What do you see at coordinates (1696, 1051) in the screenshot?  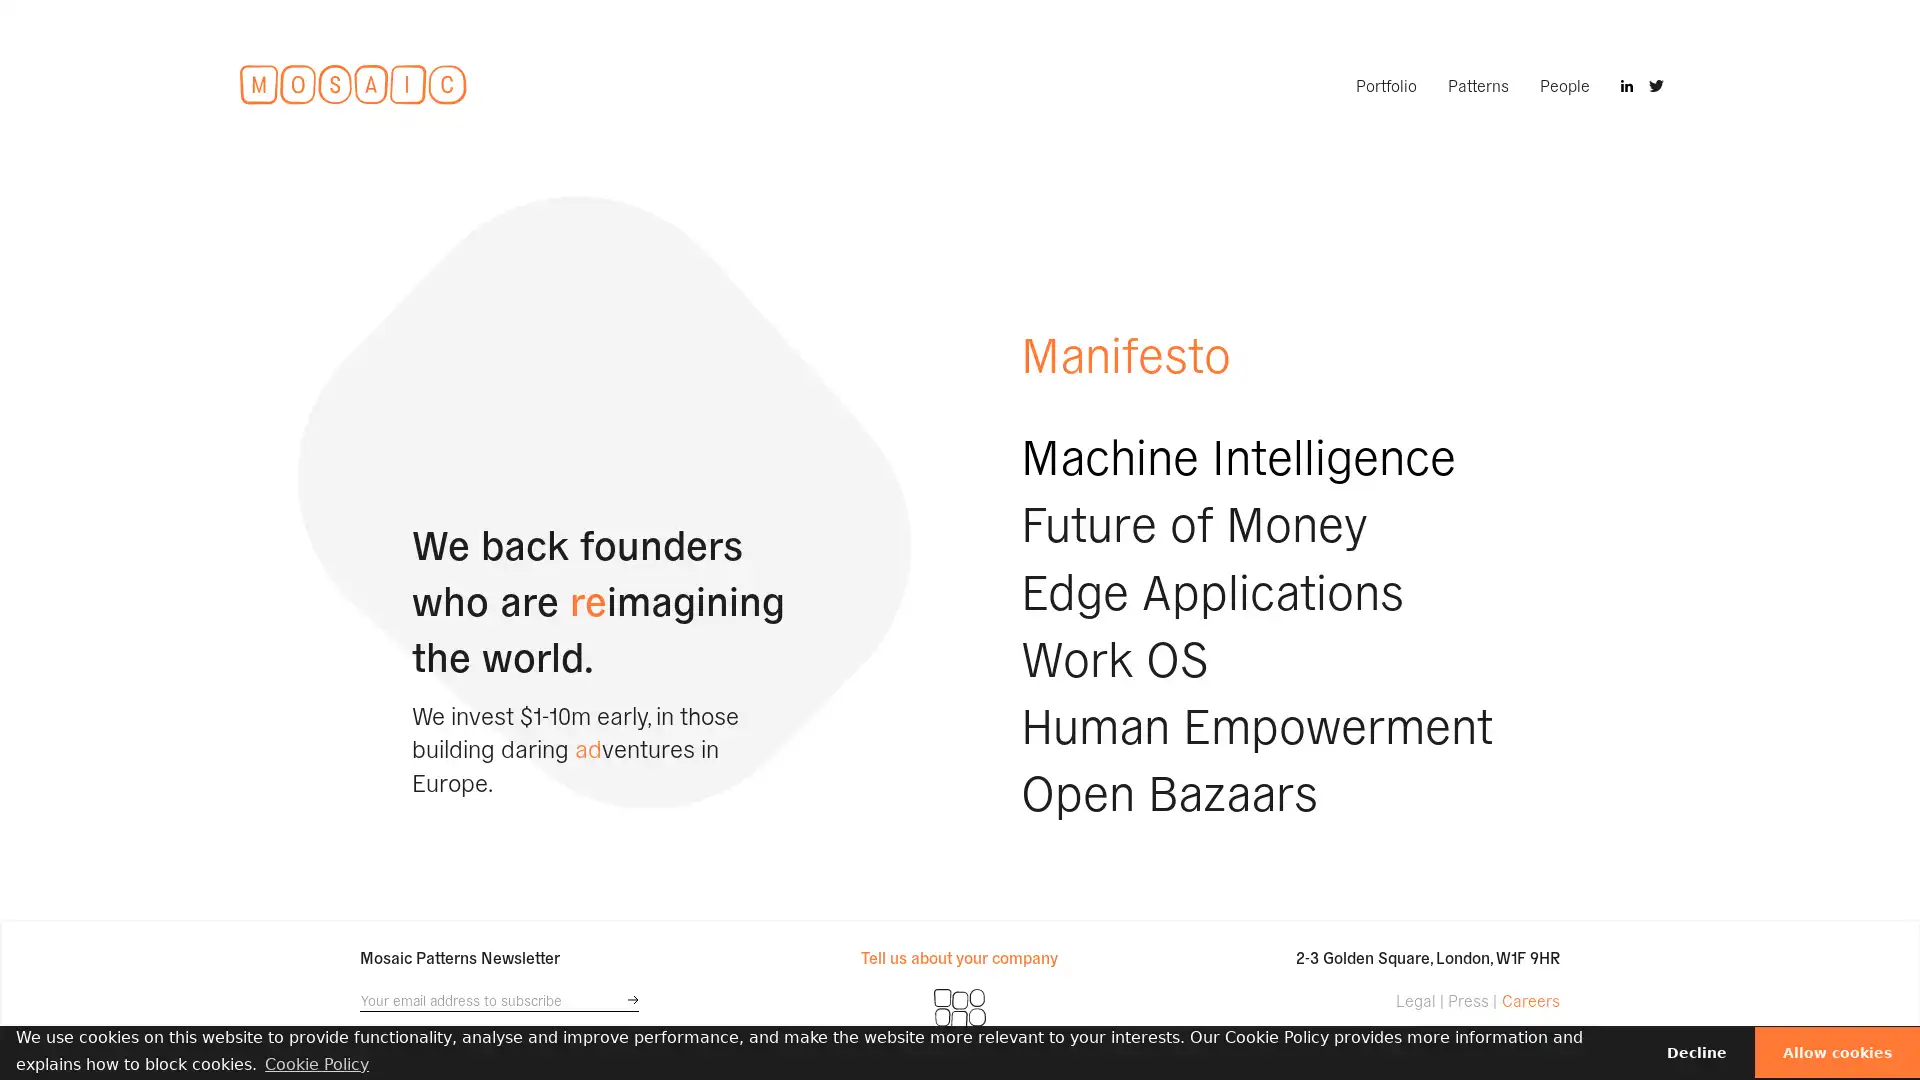 I see `deny cookies` at bounding box center [1696, 1051].